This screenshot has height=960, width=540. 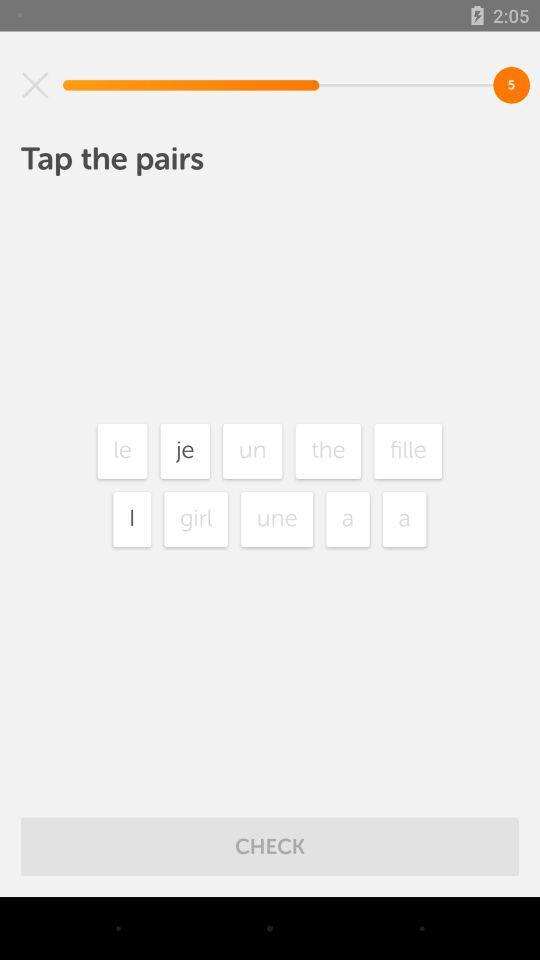 What do you see at coordinates (185, 451) in the screenshot?
I see `the je item` at bounding box center [185, 451].